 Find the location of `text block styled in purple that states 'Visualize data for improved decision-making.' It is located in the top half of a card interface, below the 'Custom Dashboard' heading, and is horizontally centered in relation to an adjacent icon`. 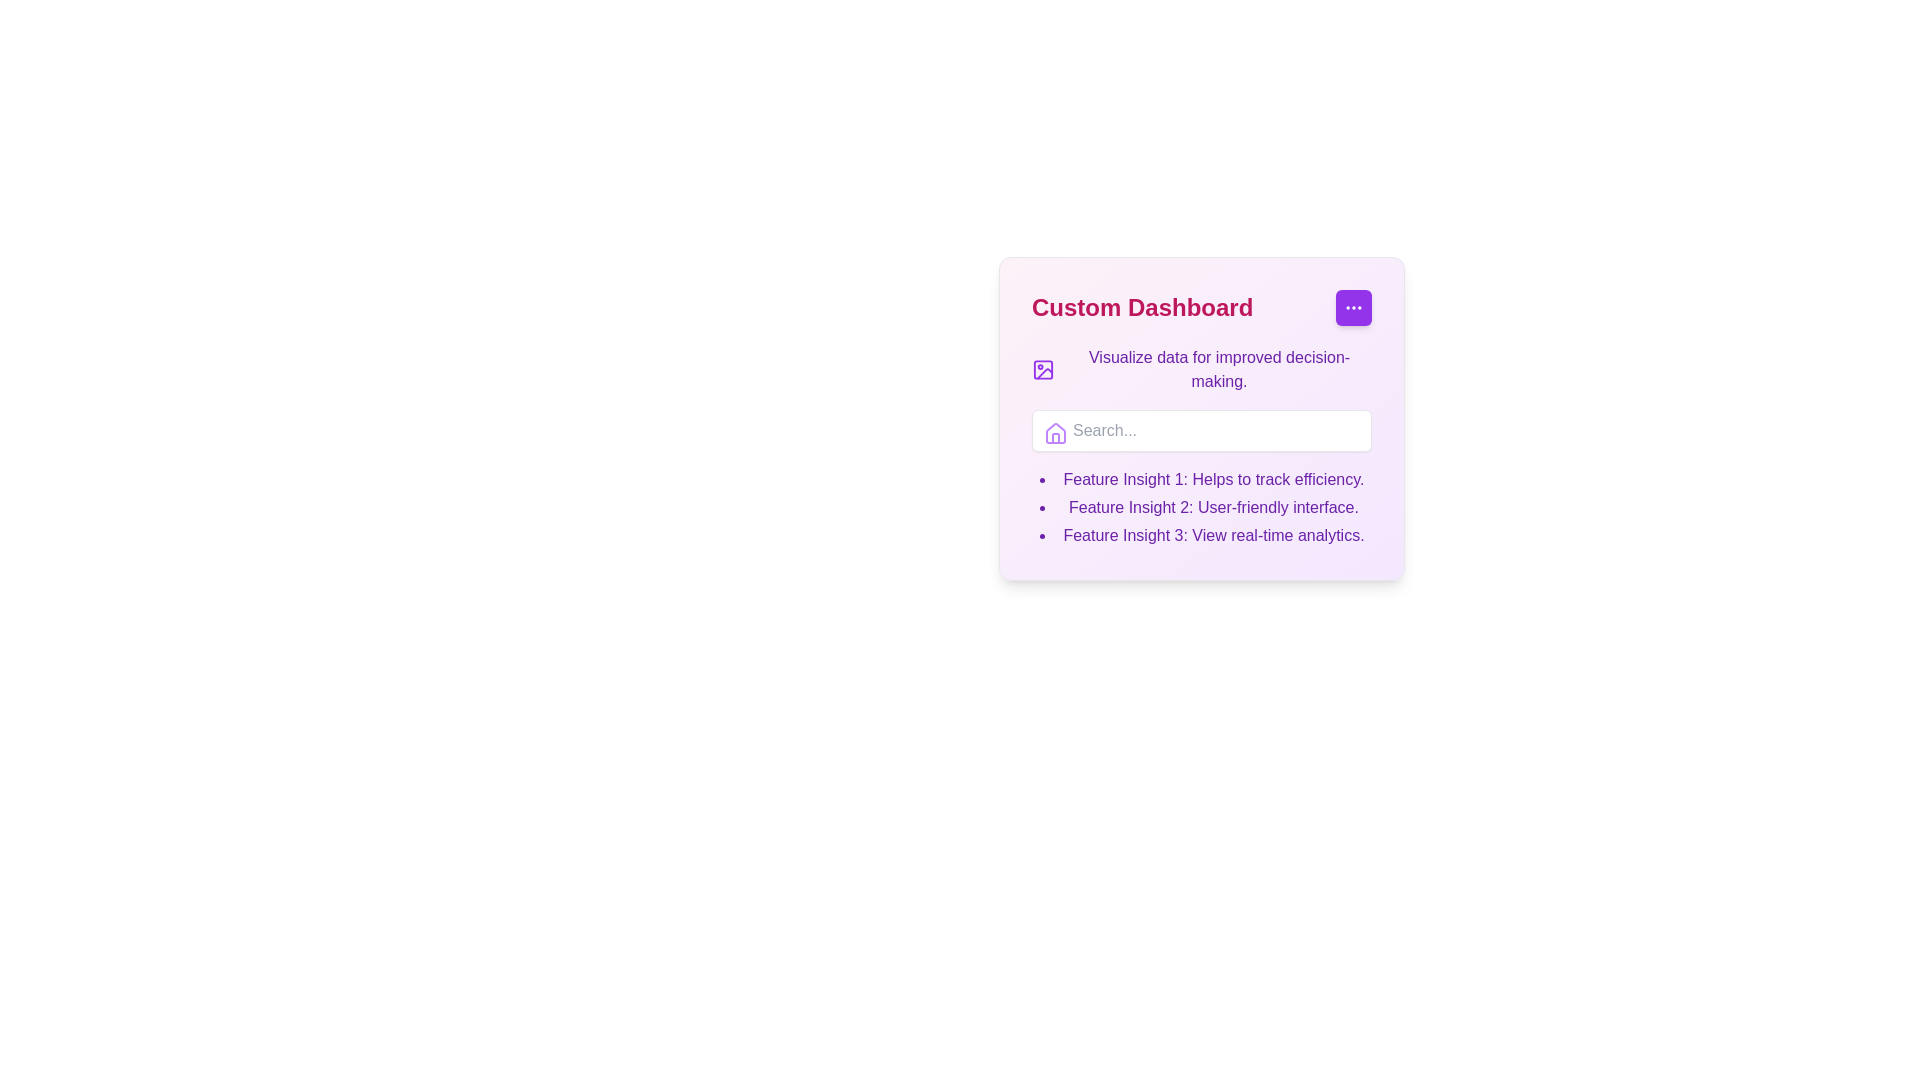

text block styled in purple that states 'Visualize data for improved decision-making.' It is located in the top half of a card interface, below the 'Custom Dashboard' heading, and is horizontally centered in relation to an adjacent icon is located at coordinates (1218, 370).